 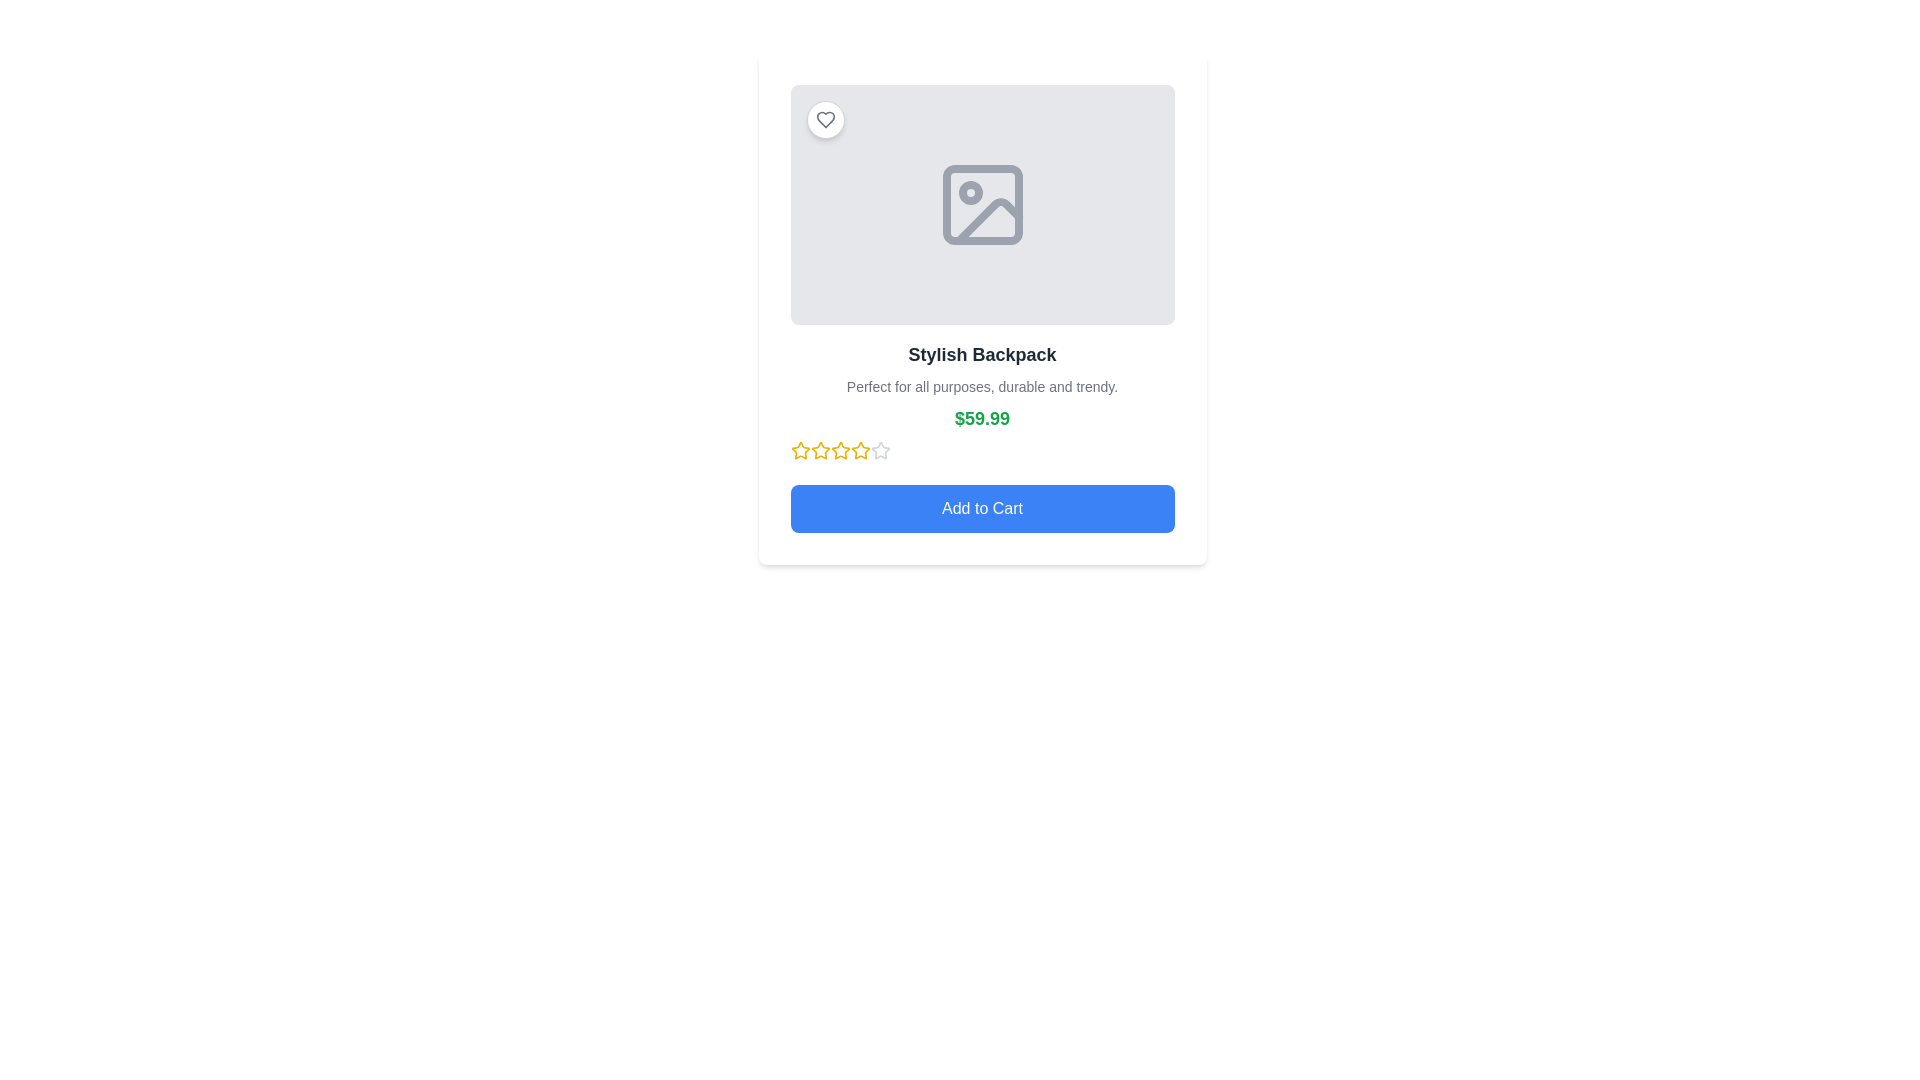 What do you see at coordinates (982, 418) in the screenshot?
I see `the text display showing the price '$59.99' which is styled in bold green font, located in the product card below the title and description` at bounding box center [982, 418].